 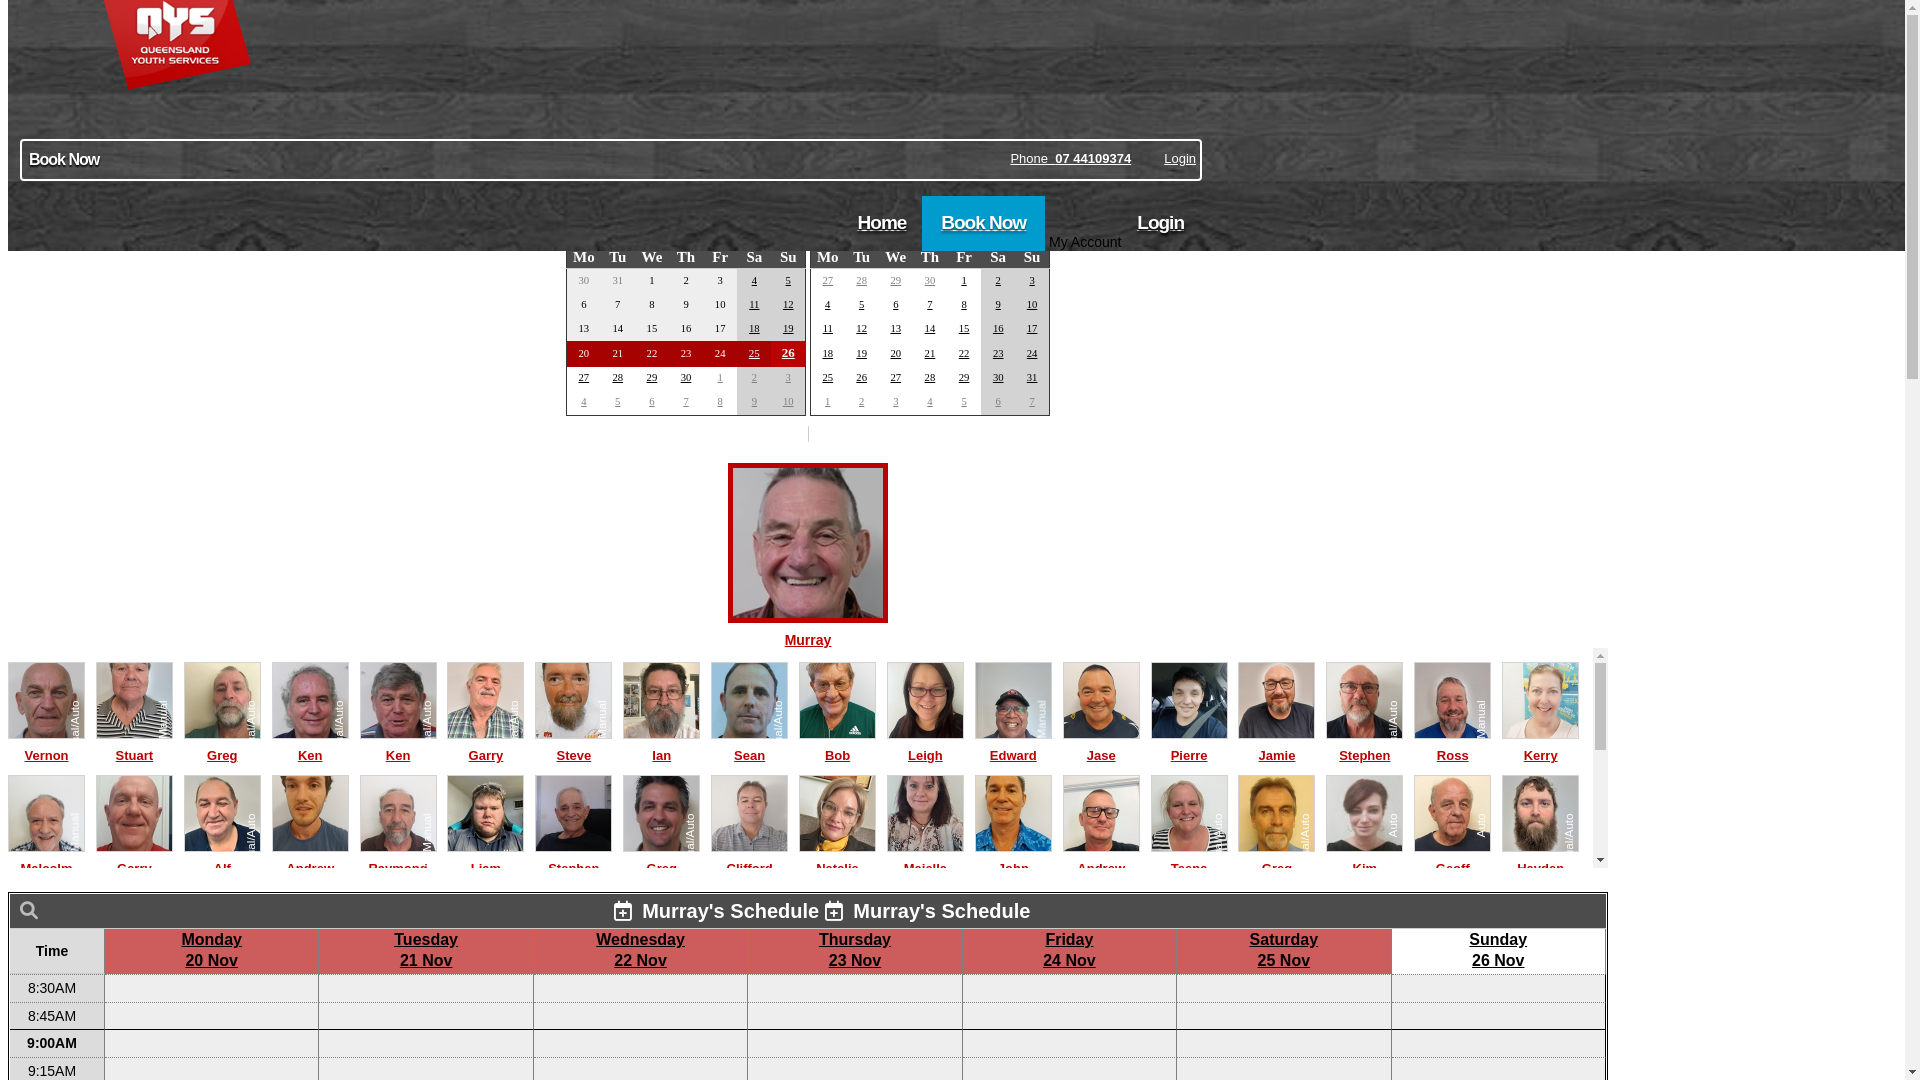 I want to click on '26', so click(x=855, y=377).